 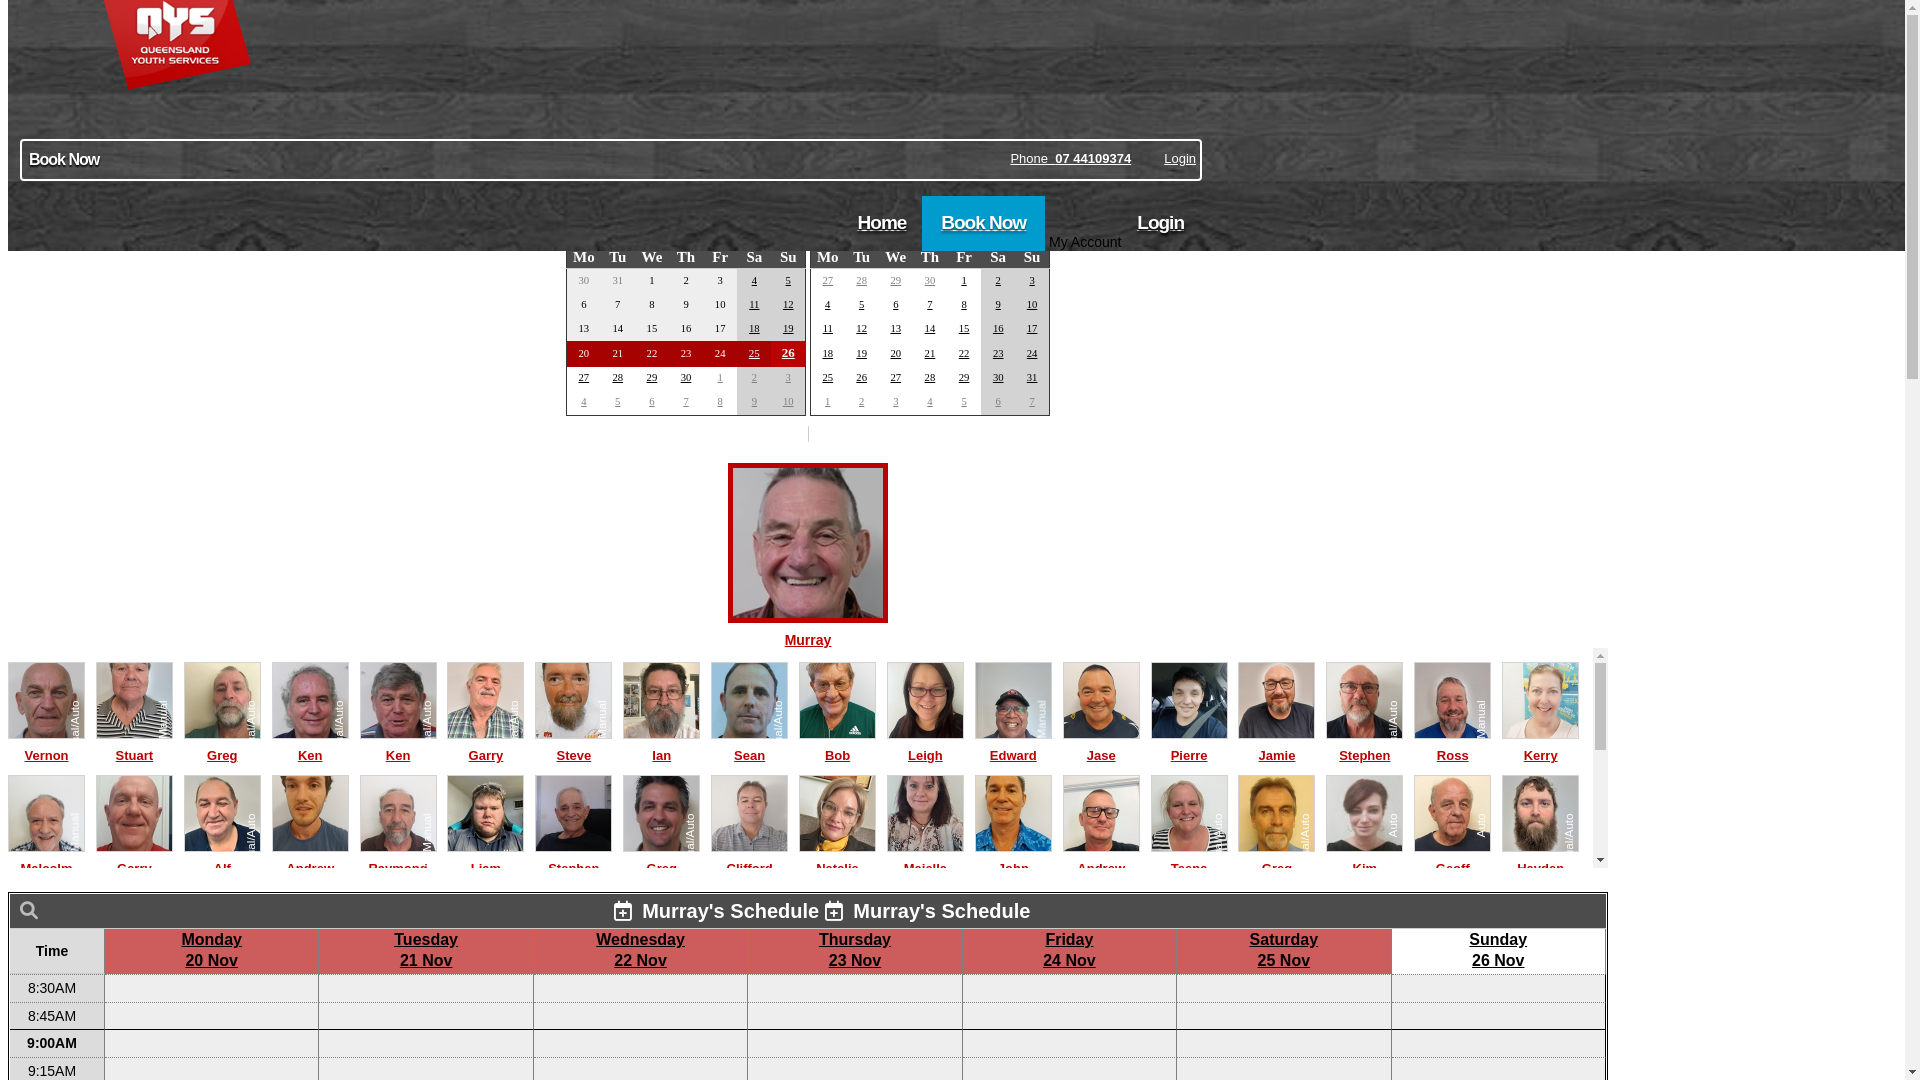 I want to click on '26', so click(x=855, y=377).